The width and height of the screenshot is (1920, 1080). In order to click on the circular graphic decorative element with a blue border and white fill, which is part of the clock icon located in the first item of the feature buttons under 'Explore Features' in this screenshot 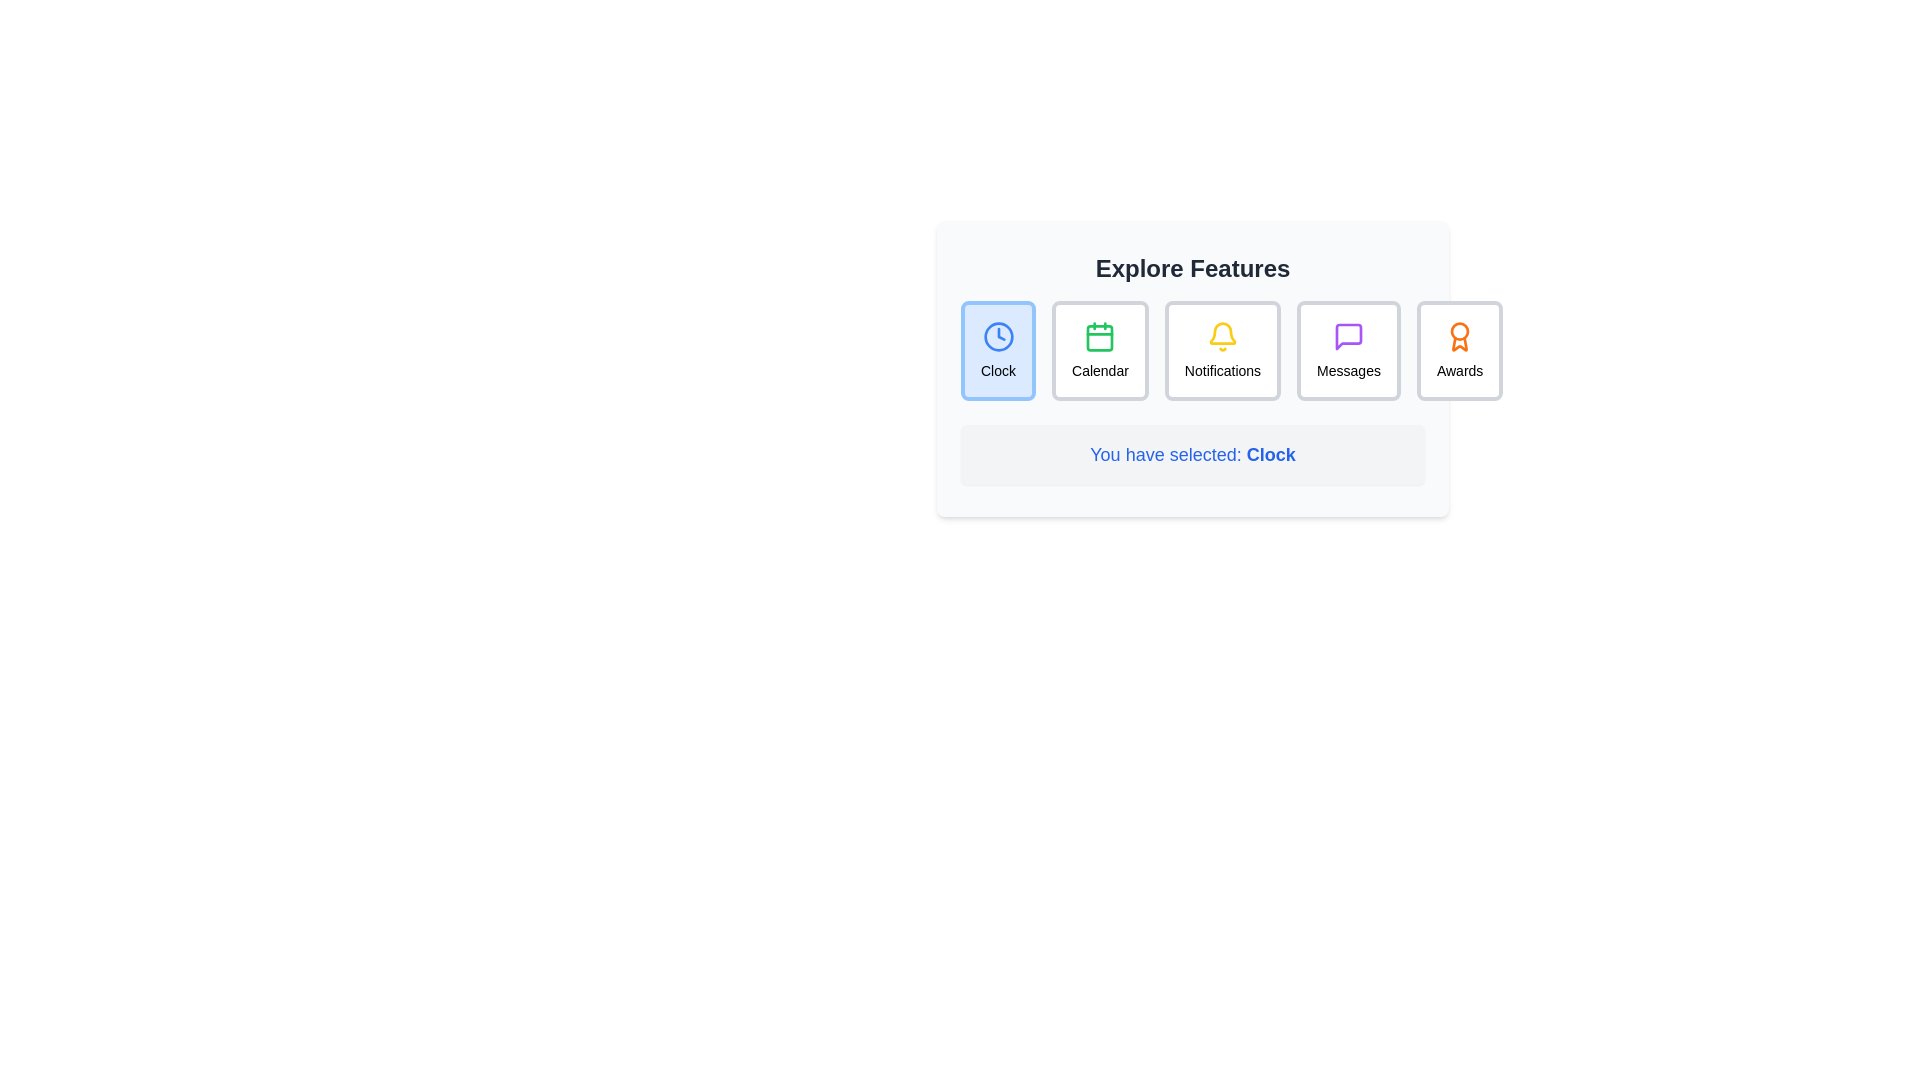, I will do `click(998, 335)`.